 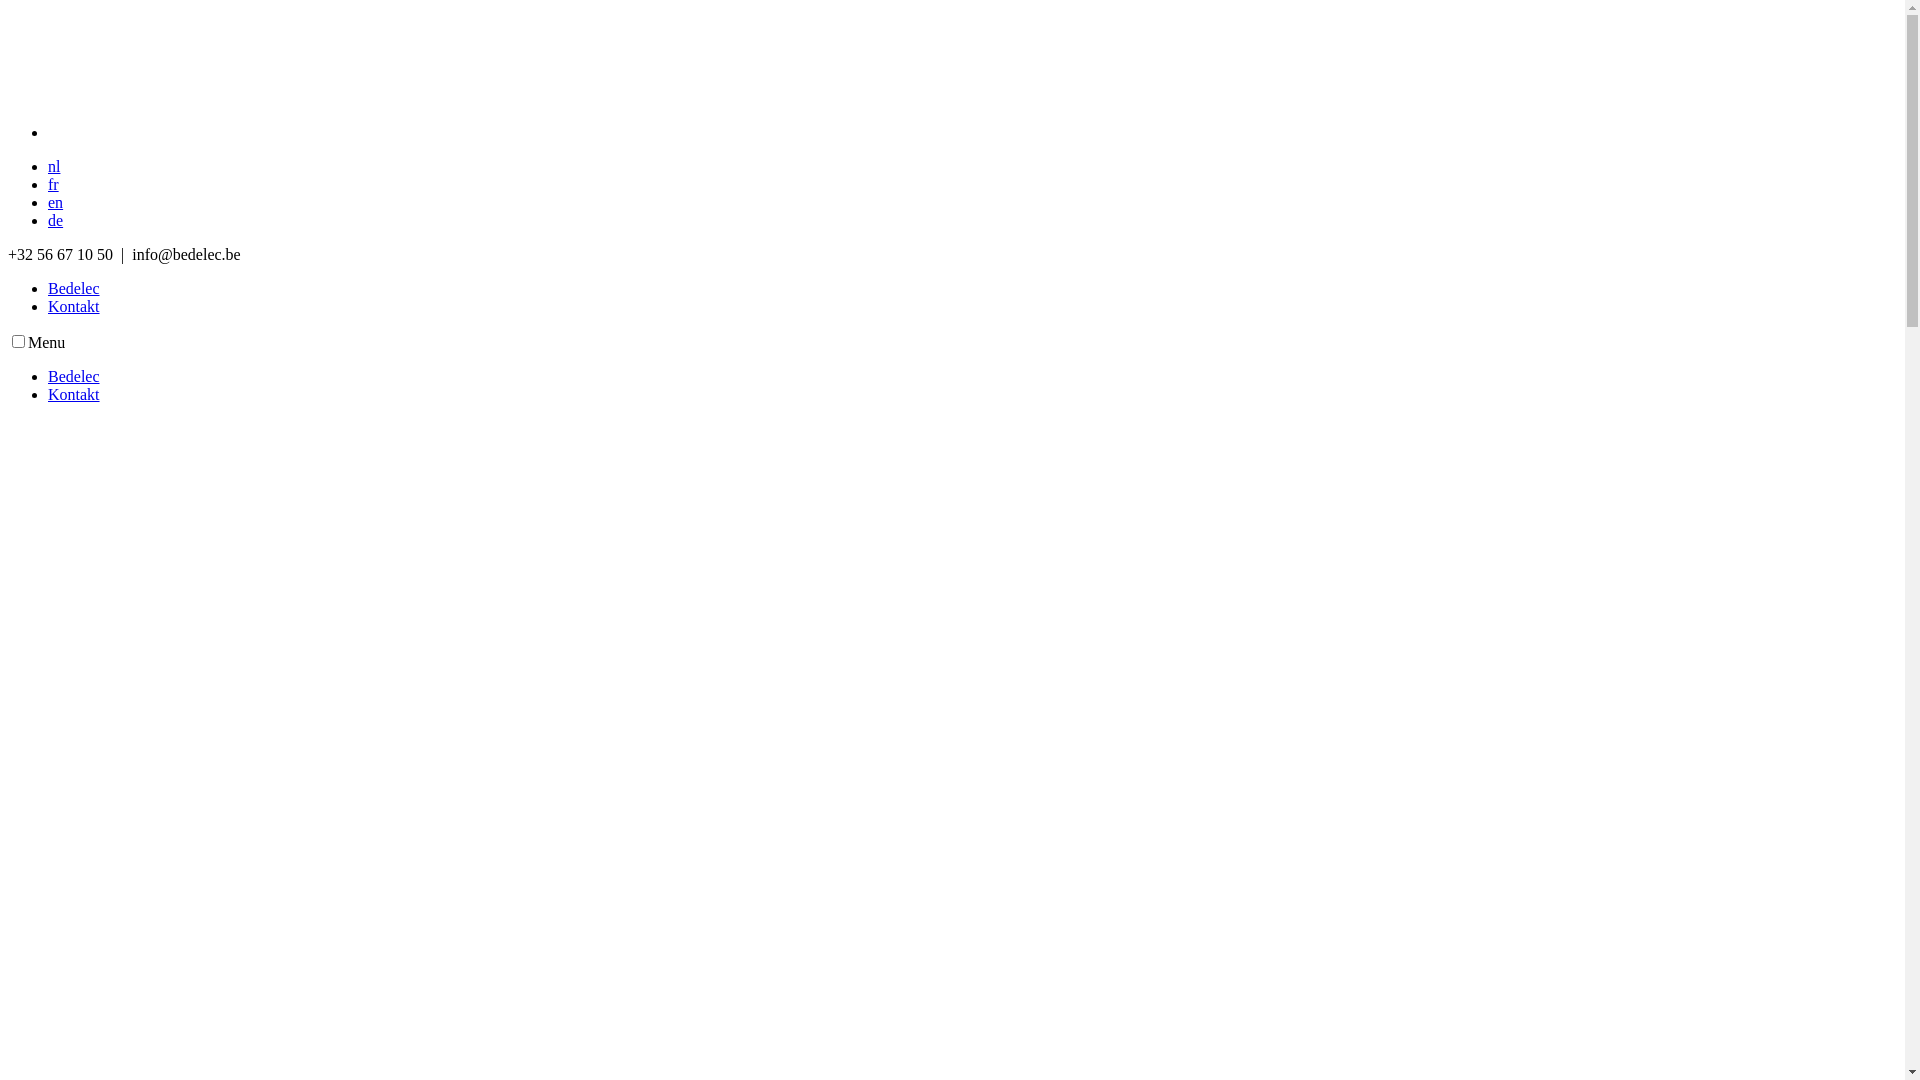 What do you see at coordinates (53, 165) in the screenshot?
I see `'nl'` at bounding box center [53, 165].